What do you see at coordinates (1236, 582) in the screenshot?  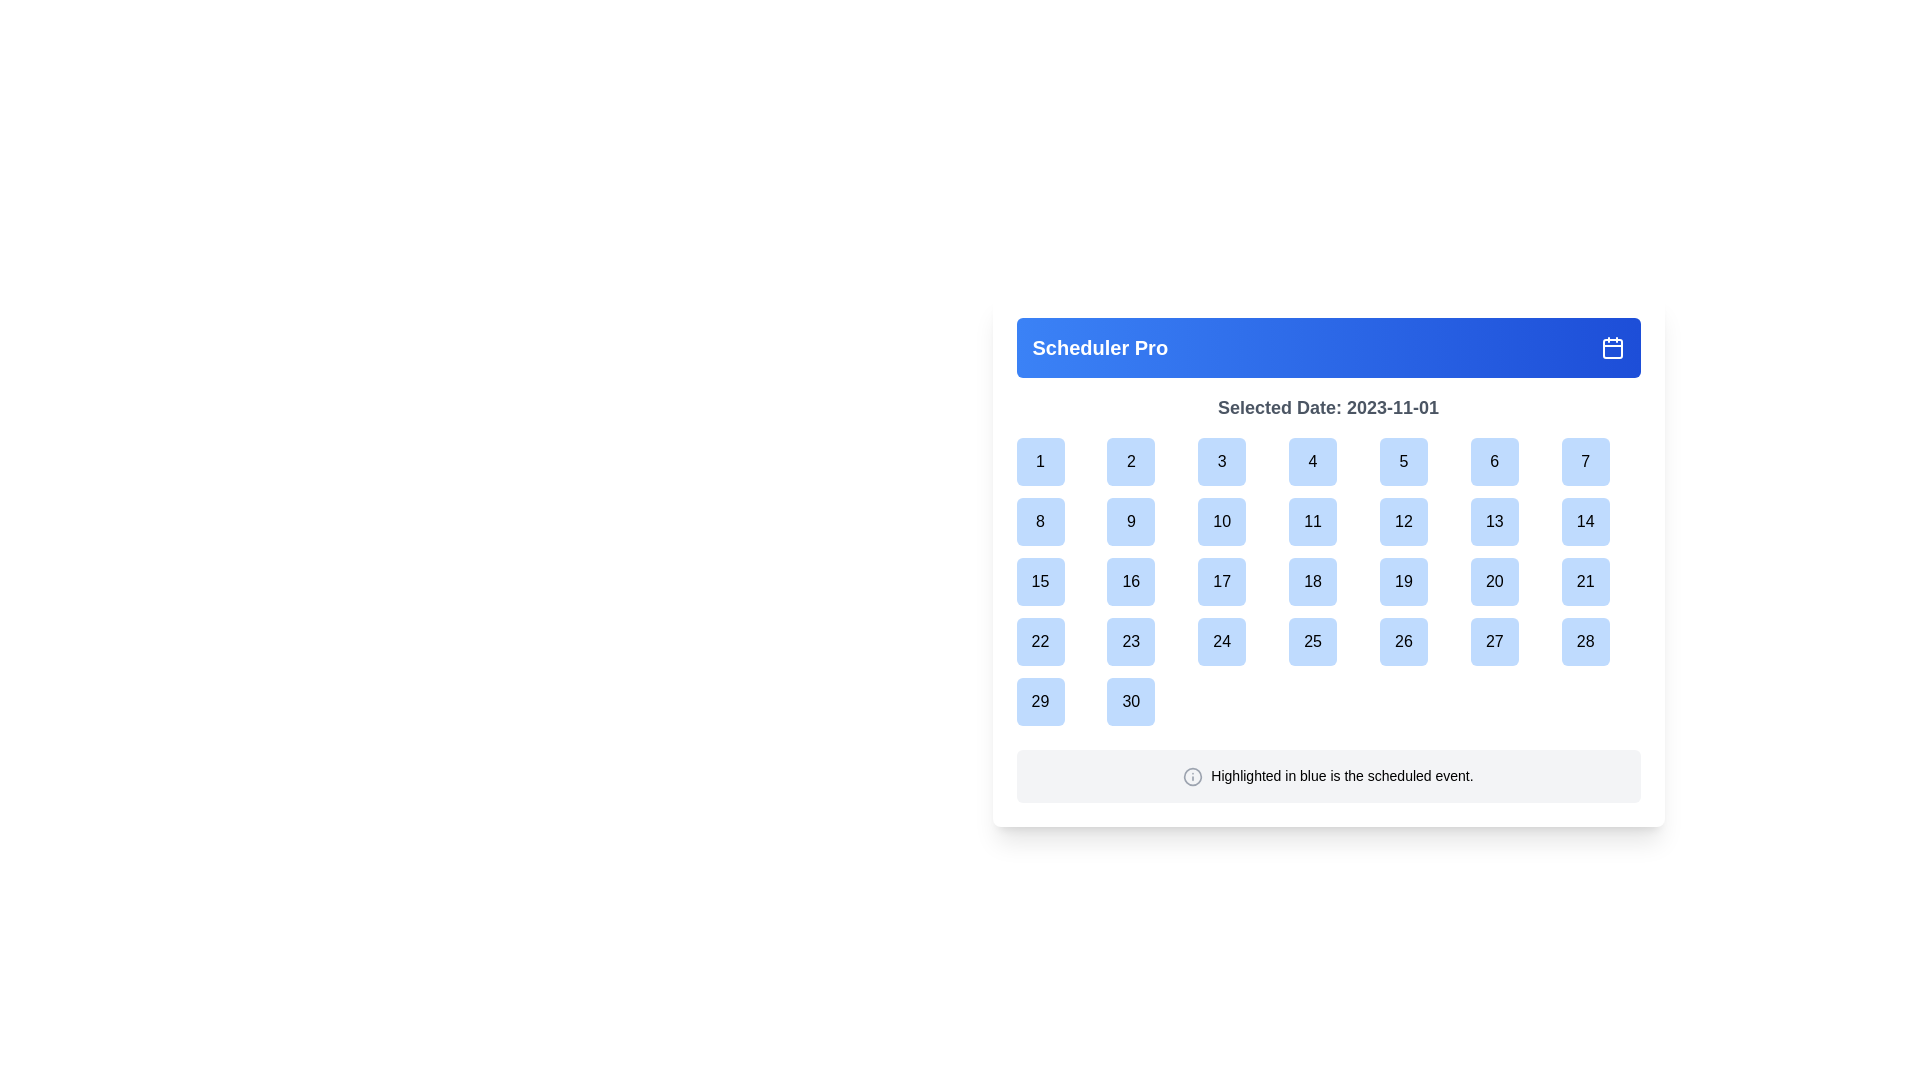 I see `the rectangular button displaying '17' with the text 'No Event' and a light blue background, located in the third row, third column of the button grid` at bounding box center [1236, 582].